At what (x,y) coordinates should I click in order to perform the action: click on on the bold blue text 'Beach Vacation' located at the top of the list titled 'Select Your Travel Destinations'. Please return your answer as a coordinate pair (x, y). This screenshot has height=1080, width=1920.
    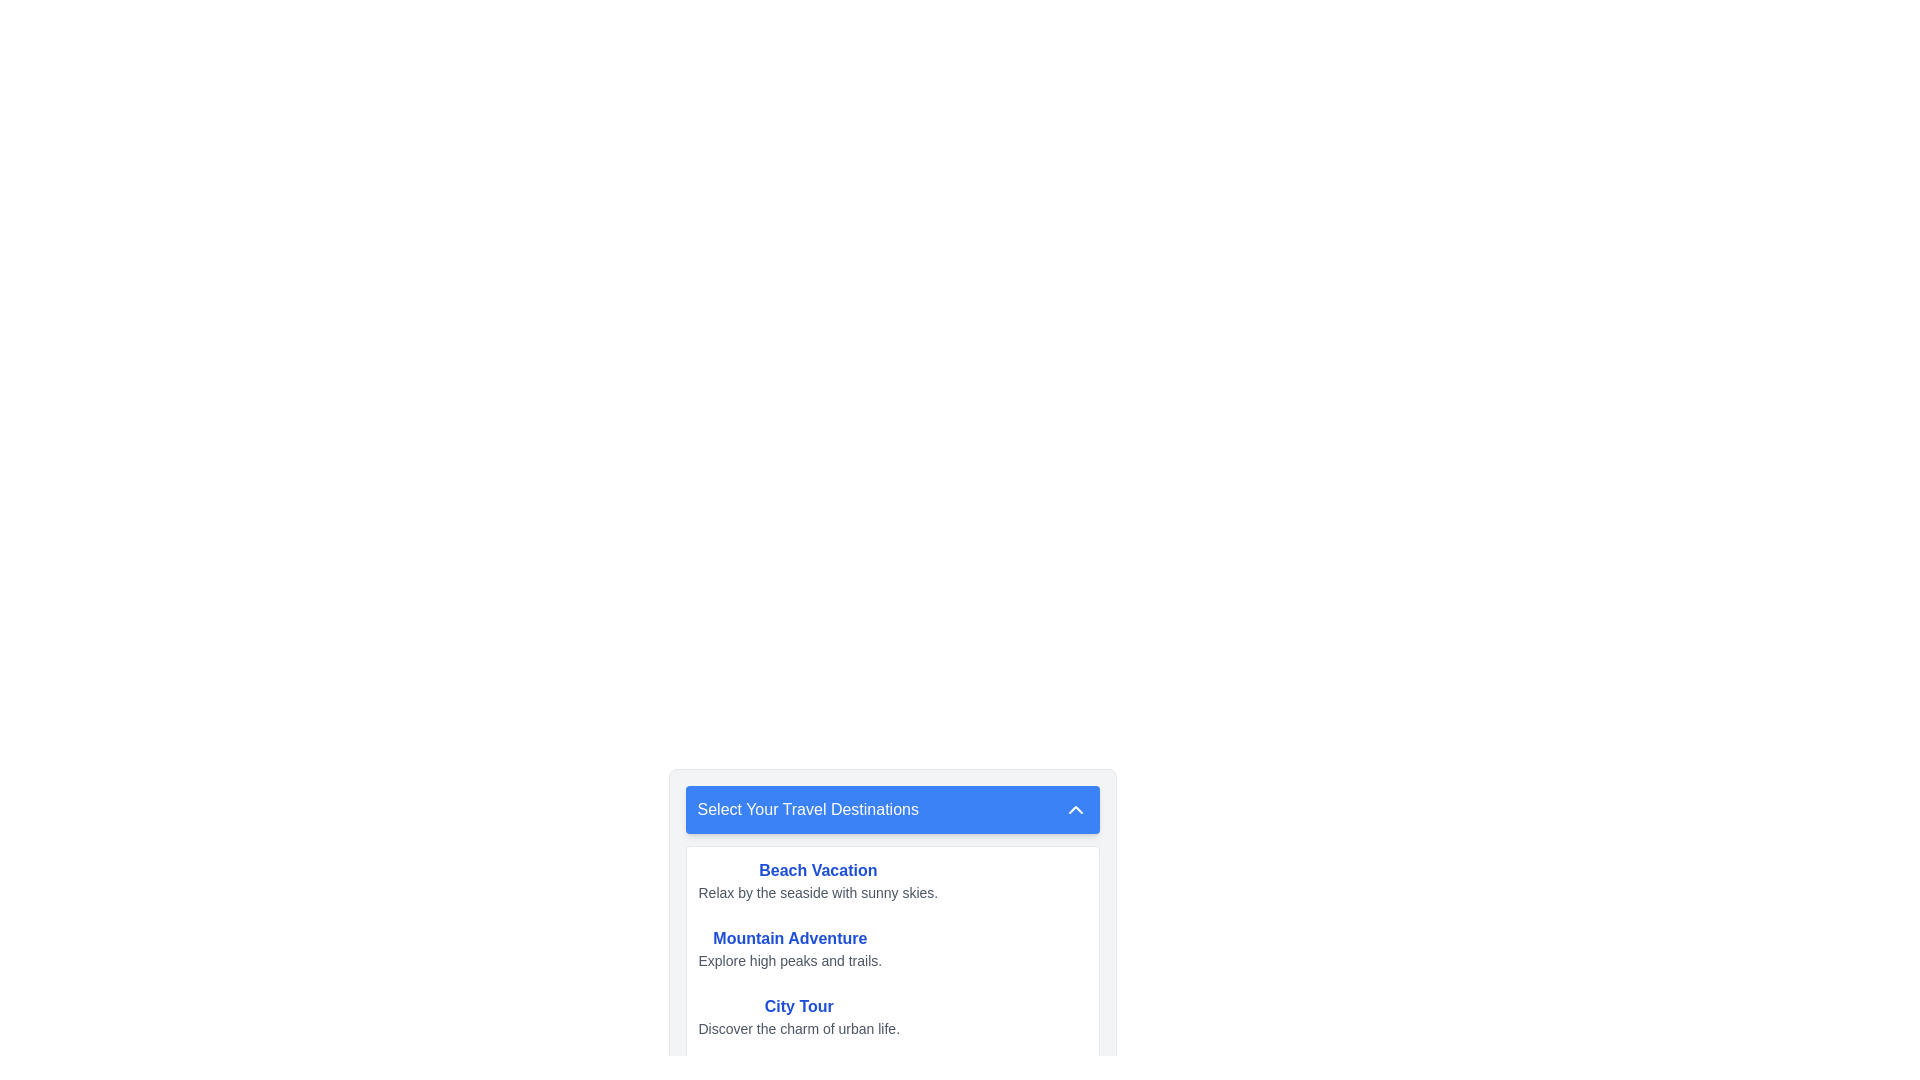
    Looking at the image, I should click on (818, 870).